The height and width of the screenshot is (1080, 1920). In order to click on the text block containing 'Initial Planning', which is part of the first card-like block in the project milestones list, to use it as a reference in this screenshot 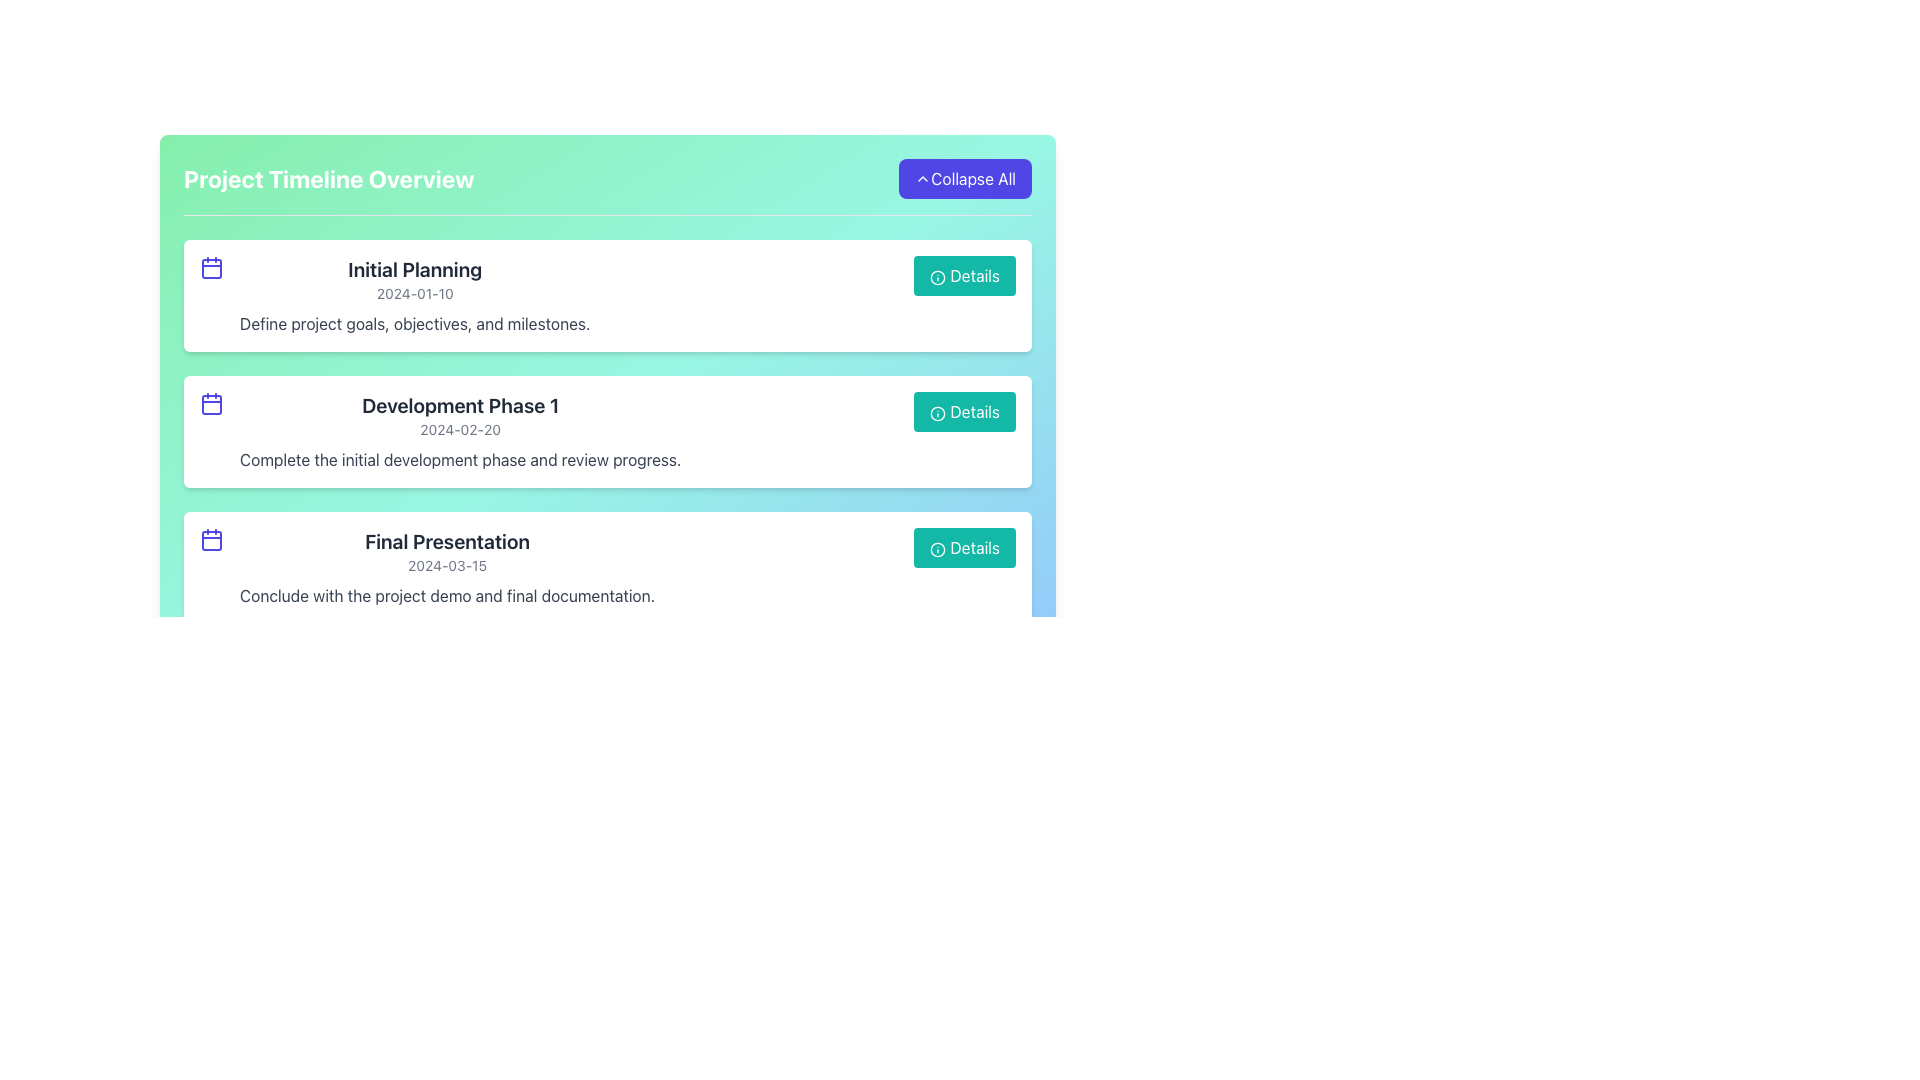, I will do `click(414, 296)`.